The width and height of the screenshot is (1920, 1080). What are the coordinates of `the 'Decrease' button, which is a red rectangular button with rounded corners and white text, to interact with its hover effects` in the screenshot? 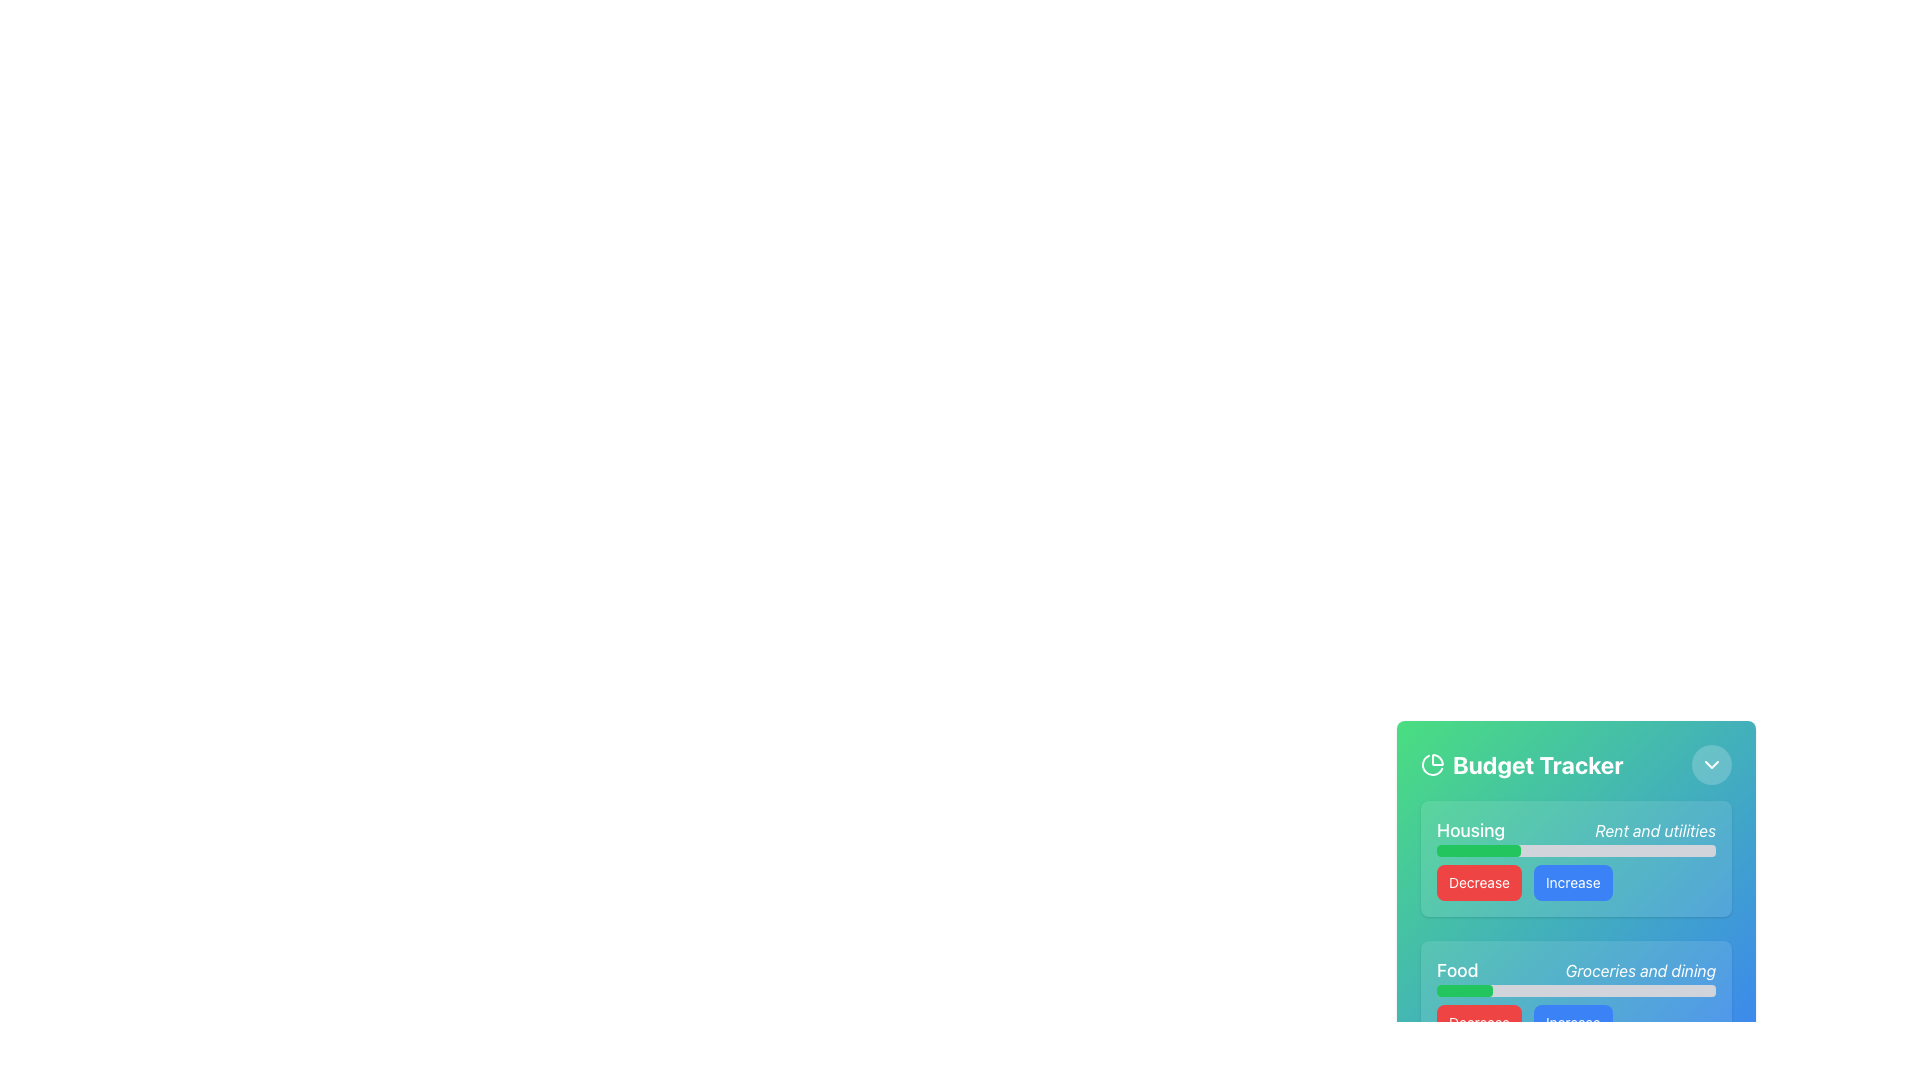 It's located at (1479, 882).